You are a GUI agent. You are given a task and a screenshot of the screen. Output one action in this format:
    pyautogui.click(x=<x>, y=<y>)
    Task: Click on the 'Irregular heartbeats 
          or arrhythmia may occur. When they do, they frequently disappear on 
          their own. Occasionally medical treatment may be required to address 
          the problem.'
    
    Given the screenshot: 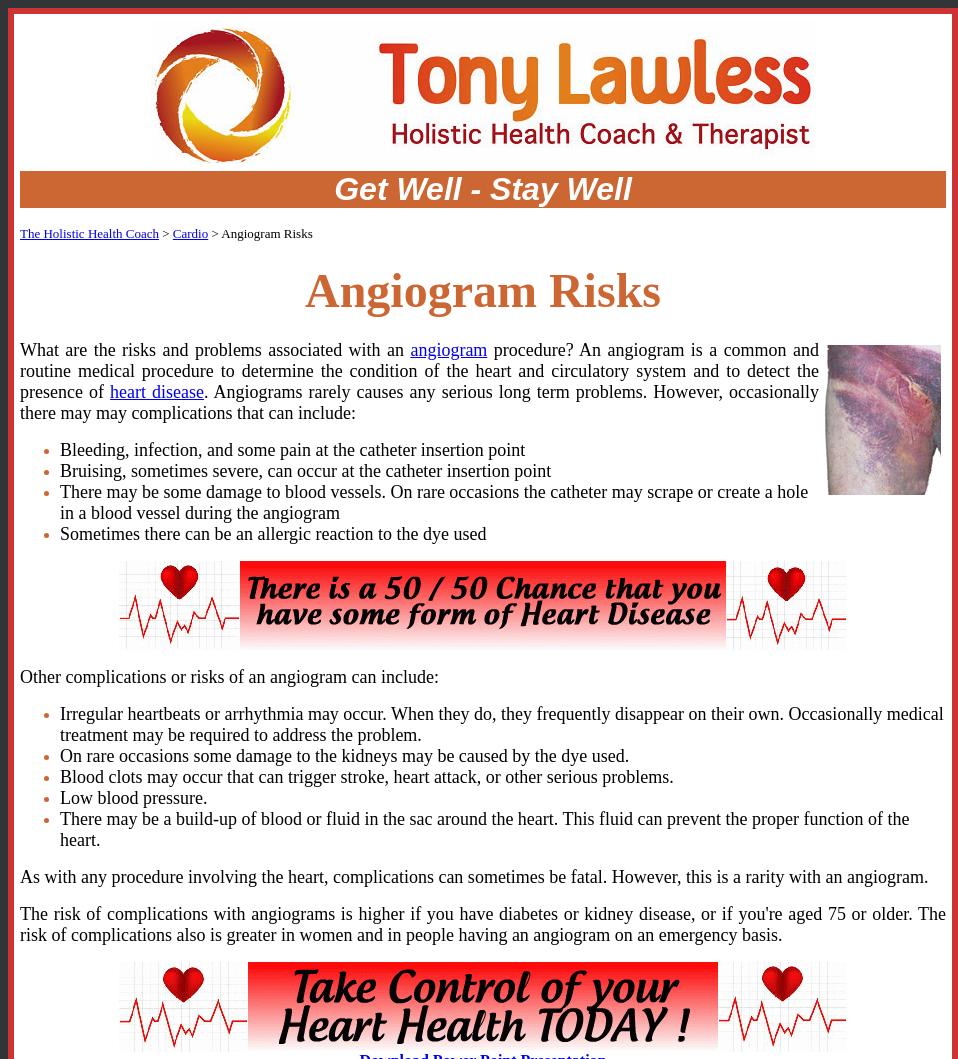 What is the action you would take?
    pyautogui.click(x=500, y=723)
    